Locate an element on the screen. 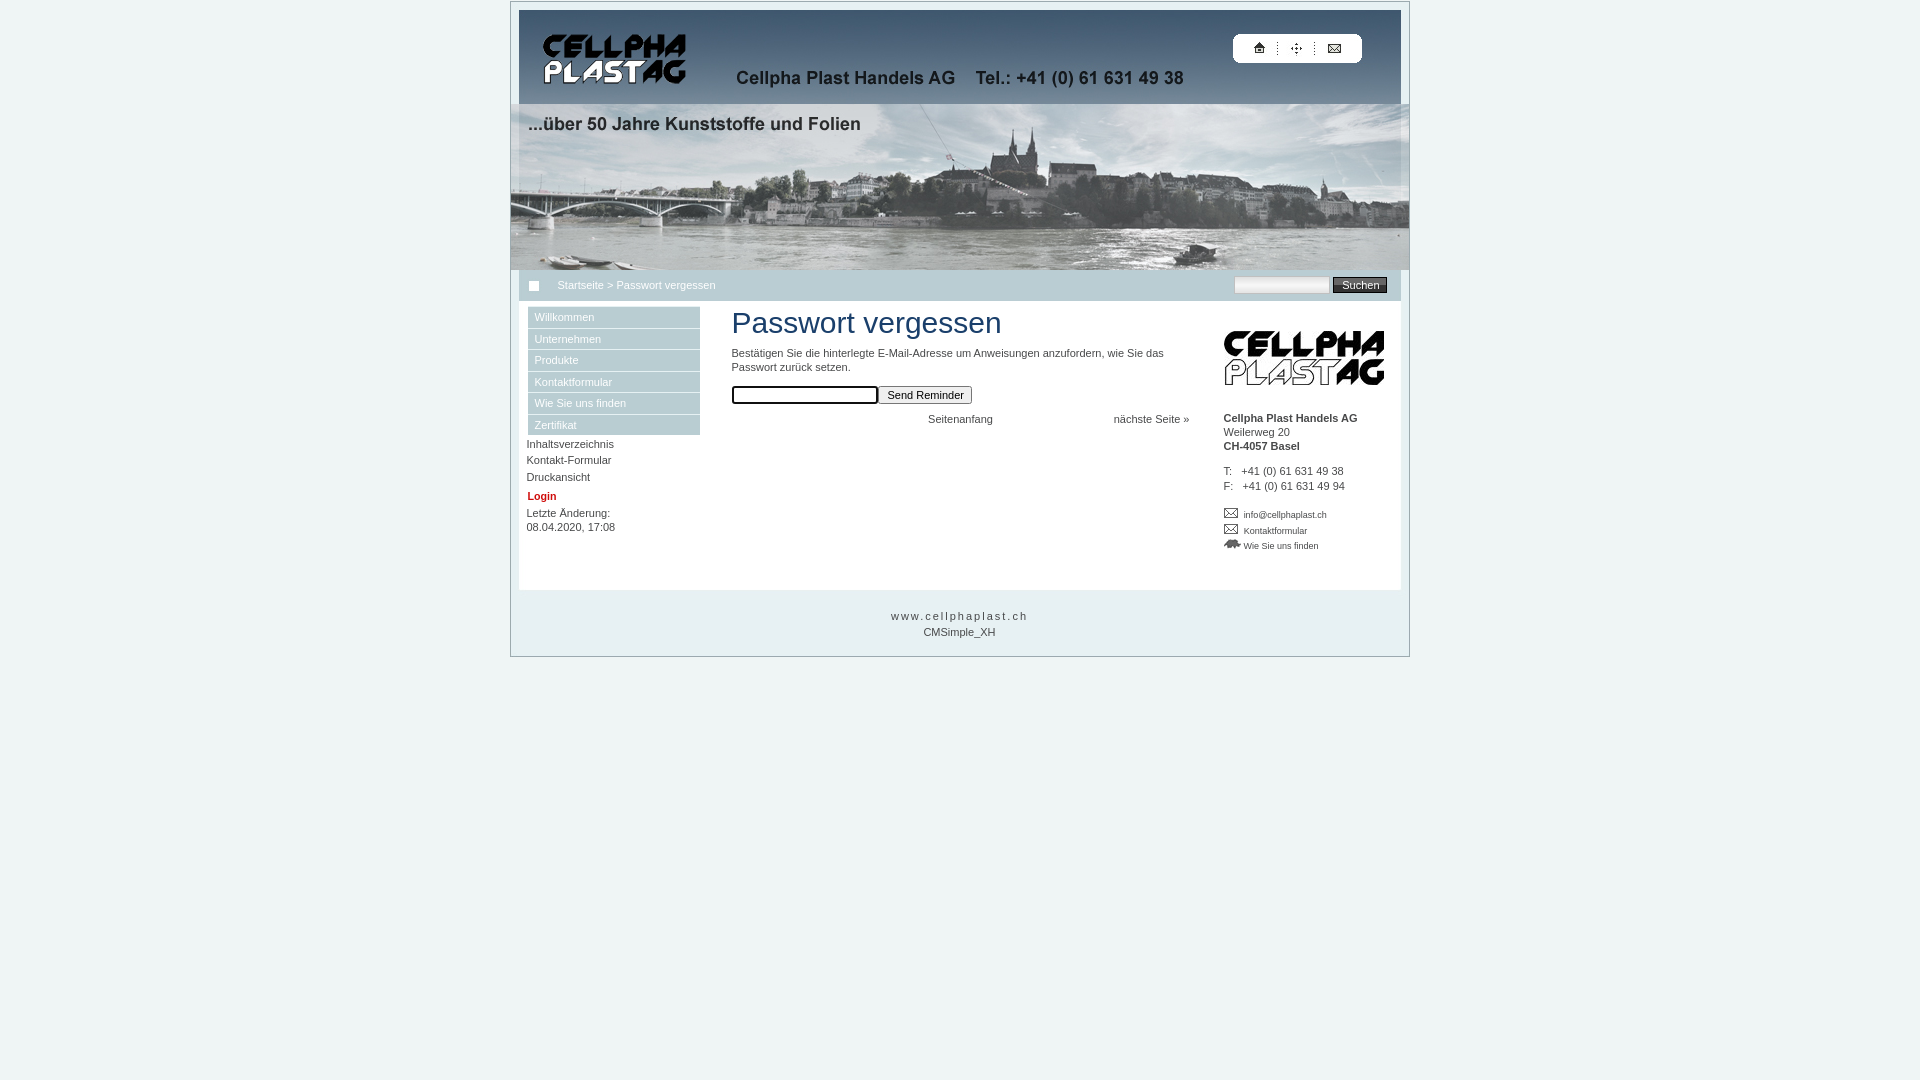  'eMail-prorigi.gif' is located at coordinates (1229, 527).